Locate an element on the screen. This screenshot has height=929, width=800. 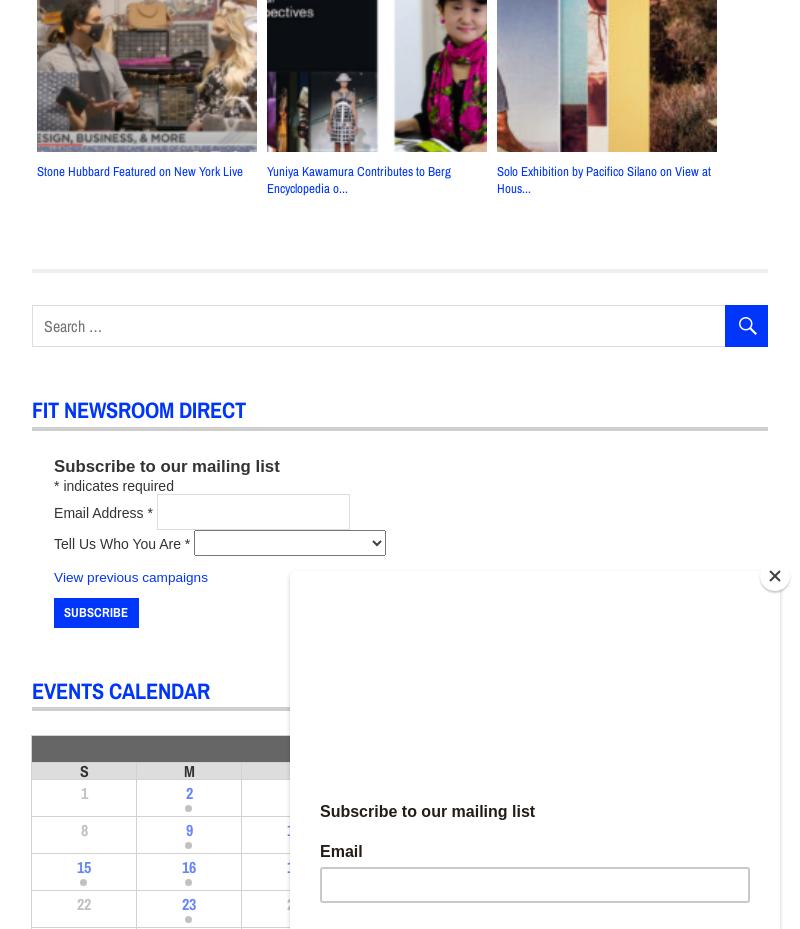
'21' is located at coordinates (713, 867).